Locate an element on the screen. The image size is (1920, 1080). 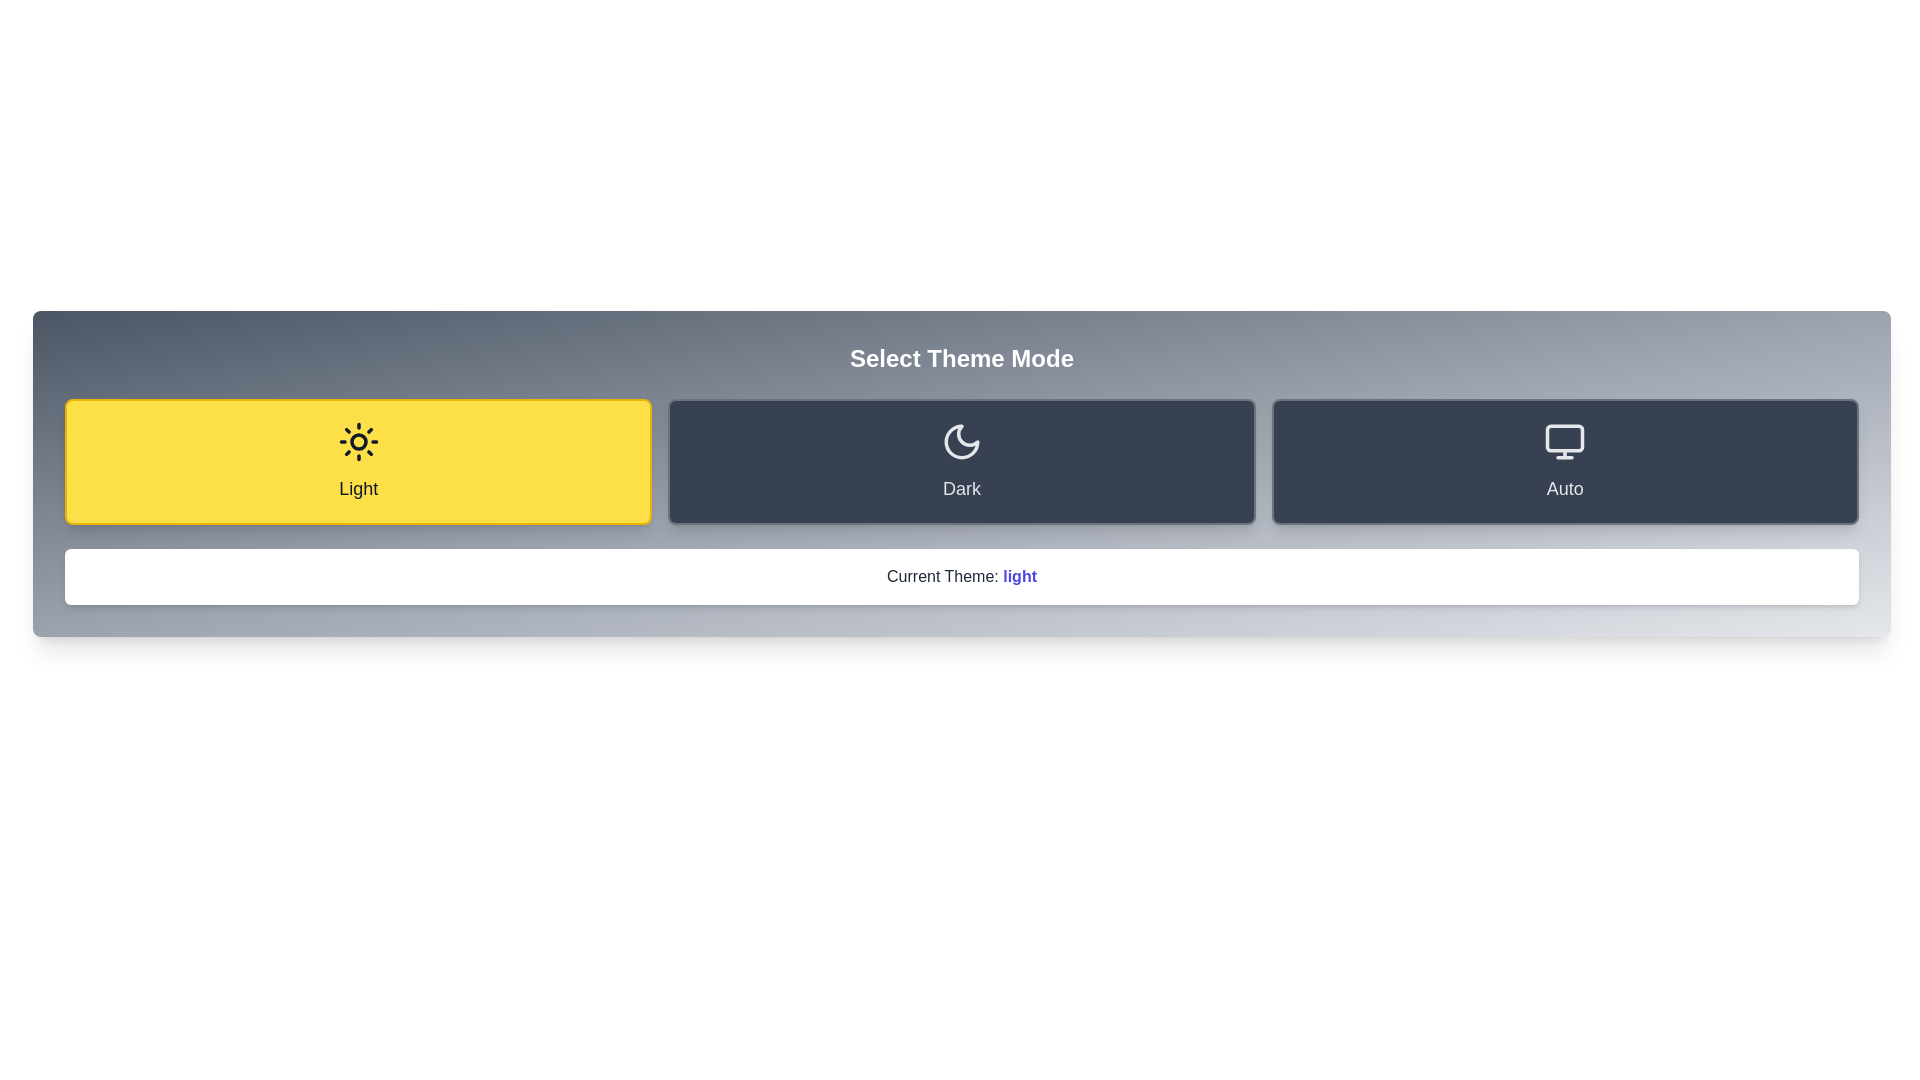
the static text component that displays the currently selected theme, which shows 'Current Theme: light' in bold blue text on a white background is located at coordinates (961, 577).